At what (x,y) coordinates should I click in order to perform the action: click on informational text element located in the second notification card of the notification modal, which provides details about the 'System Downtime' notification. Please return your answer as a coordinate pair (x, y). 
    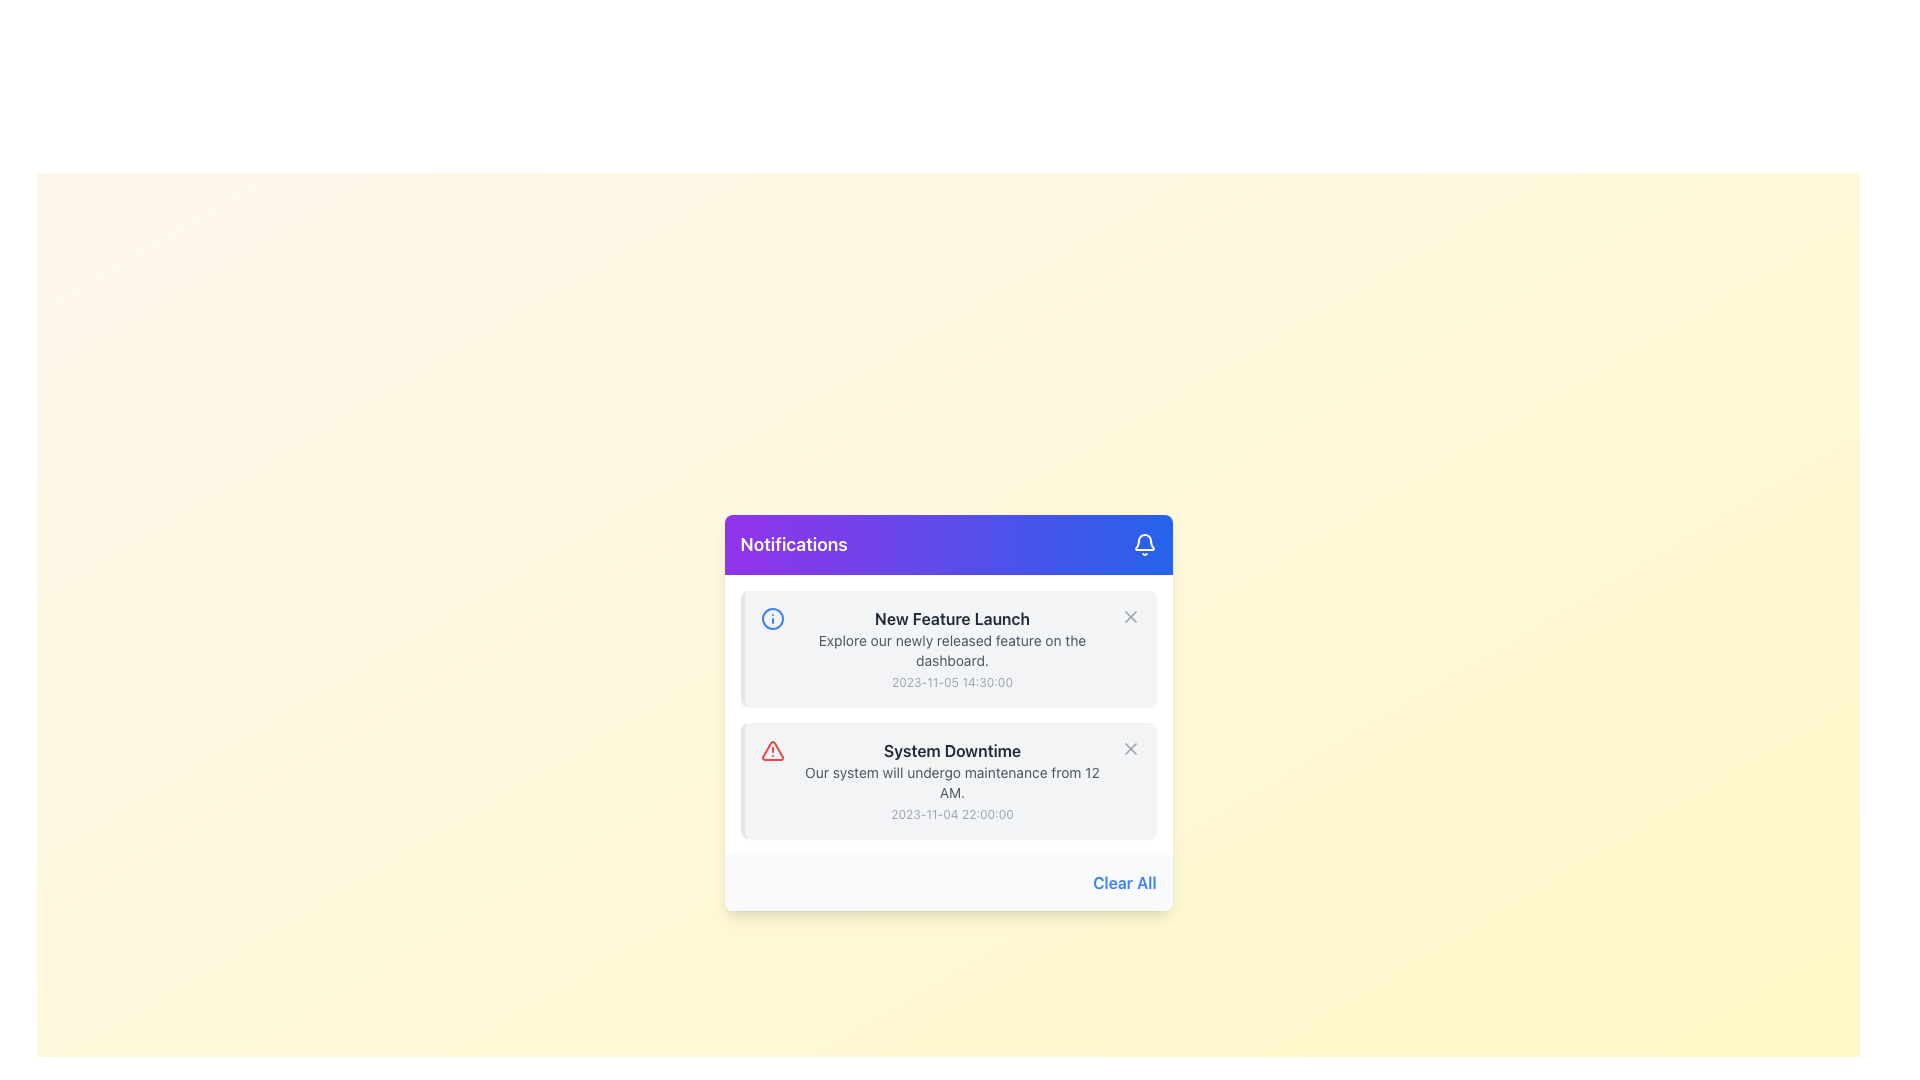
    Looking at the image, I should click on (951, 782).